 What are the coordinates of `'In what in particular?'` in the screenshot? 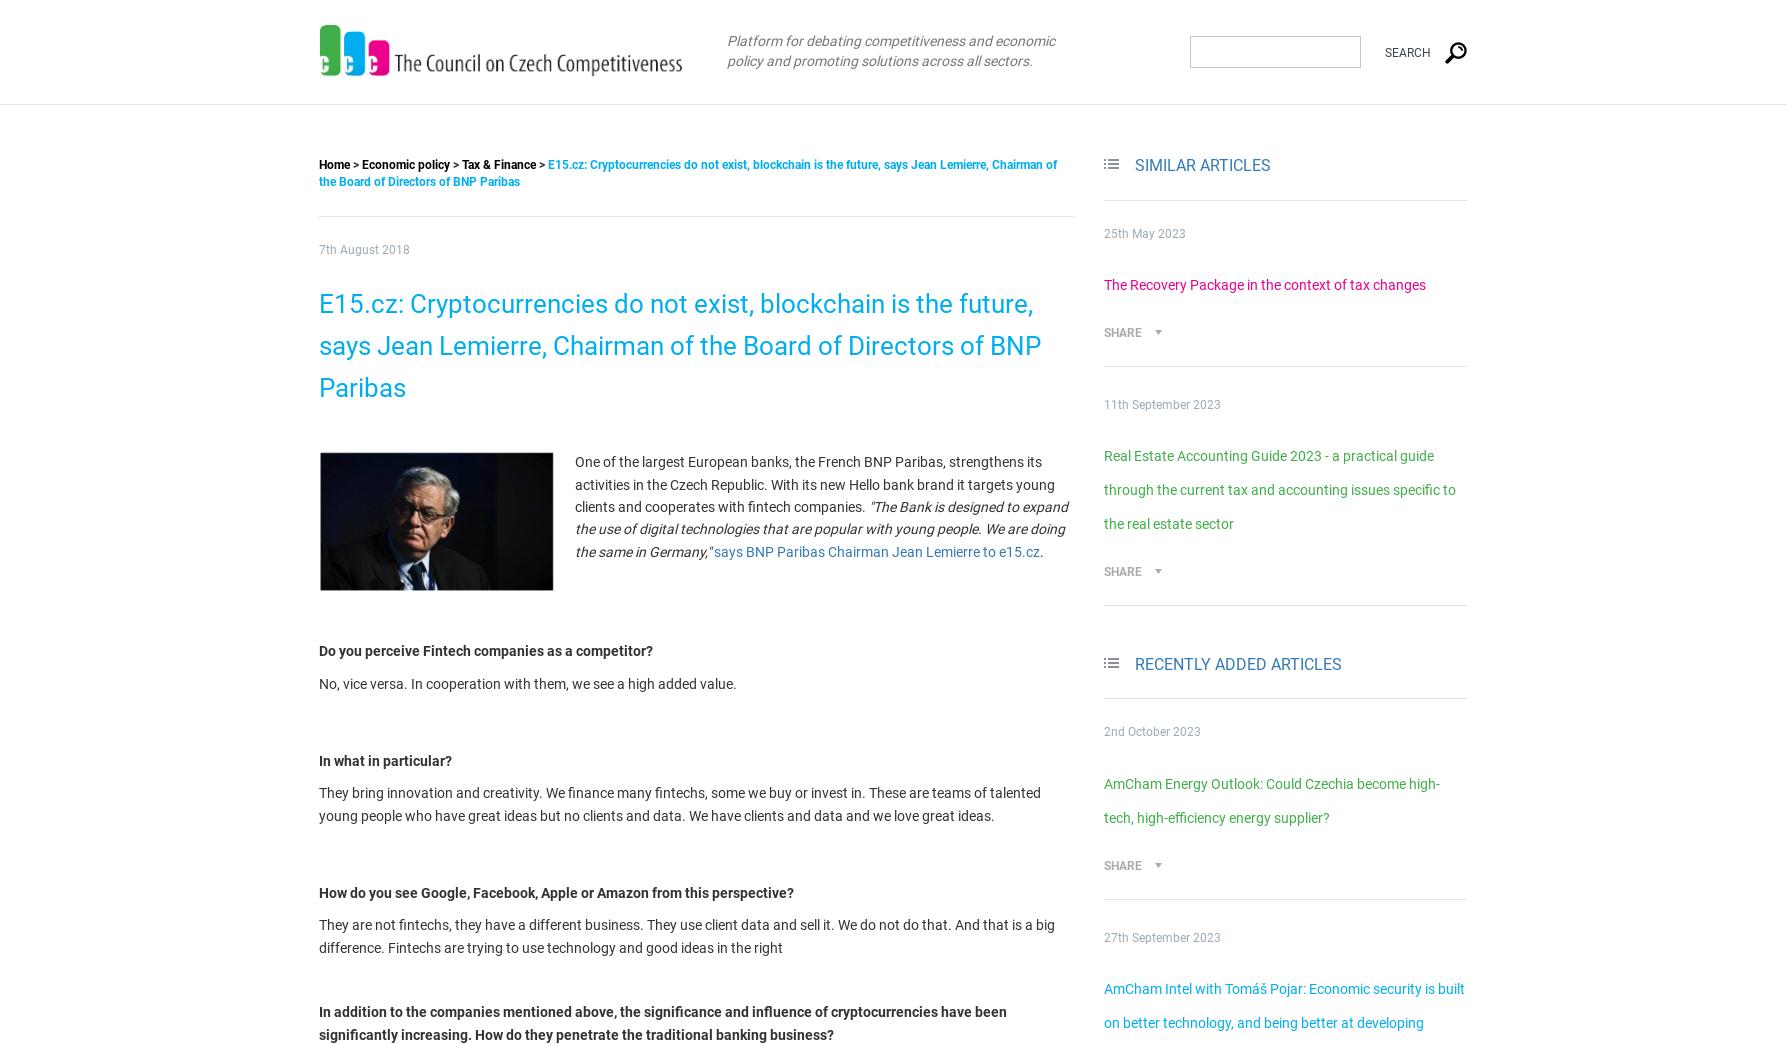 It's located at (385, 760).